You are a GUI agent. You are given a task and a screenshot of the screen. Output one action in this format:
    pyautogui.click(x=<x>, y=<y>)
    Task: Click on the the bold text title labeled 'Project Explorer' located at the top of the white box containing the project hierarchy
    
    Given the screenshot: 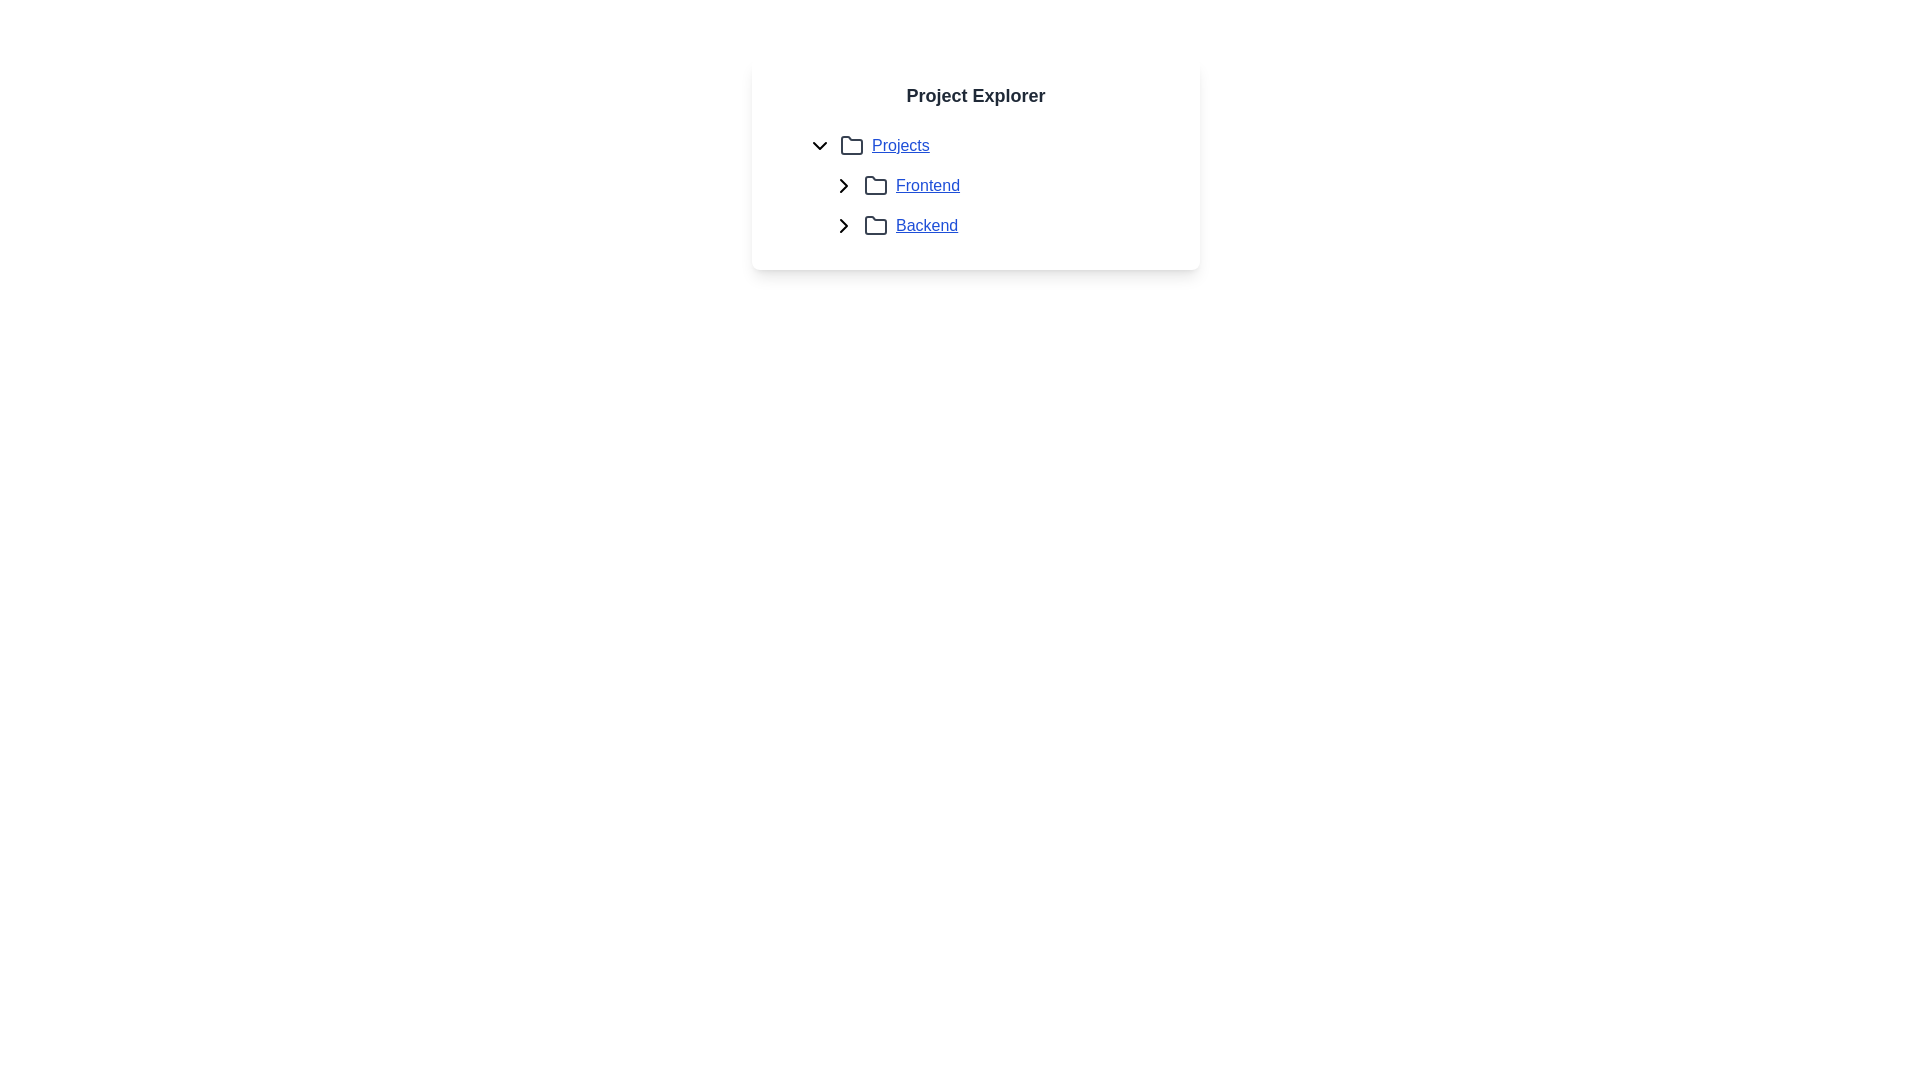 What is the action you would take?
    pyautogui.click(x=975, y=96)
    